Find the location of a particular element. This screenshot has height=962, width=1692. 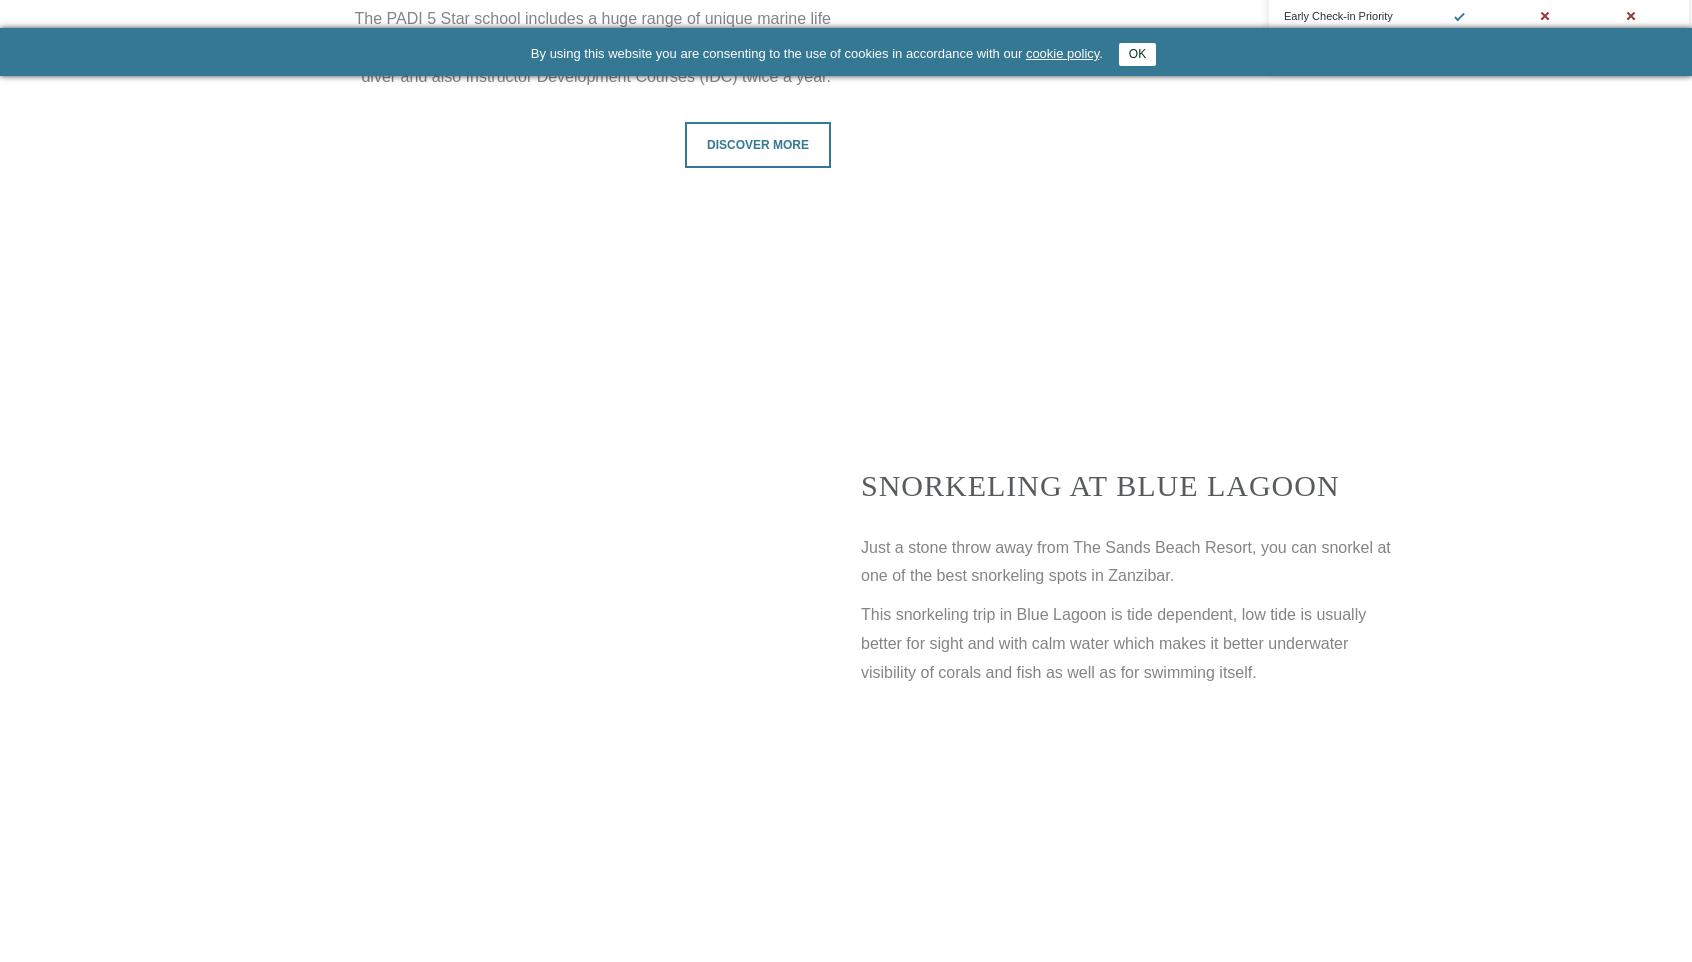

'This snorkeling trip in Blue Lagoon is tide dependent, low tide is usually better for sight and with calm water which makes it better underwater visibility of corals and fish as well as for swimming itself.' is located at coordinates (1113, 643).